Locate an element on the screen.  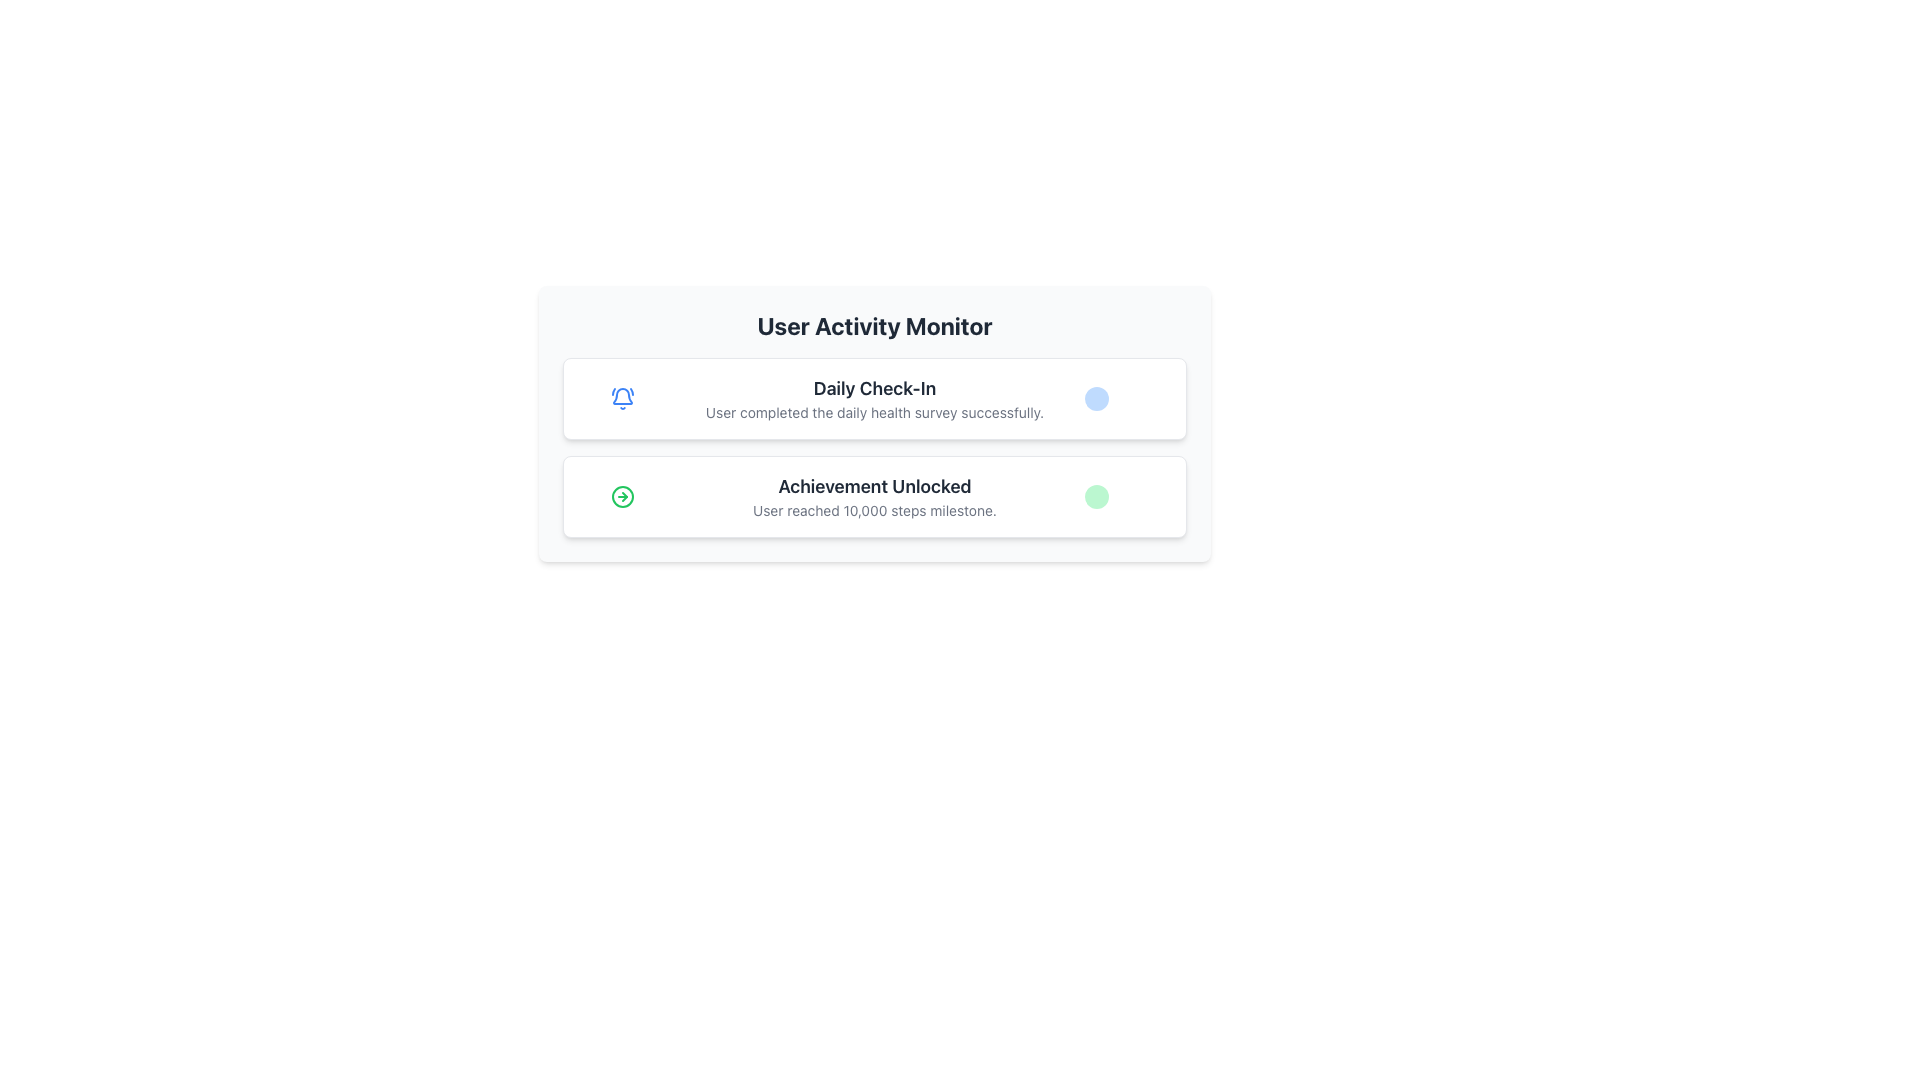
the visual styling of the second icon in the second card of the 'User Activity Monitor' section, located to the left of the 'Achievement Unlocked' text is located at coordinates (621, 496).